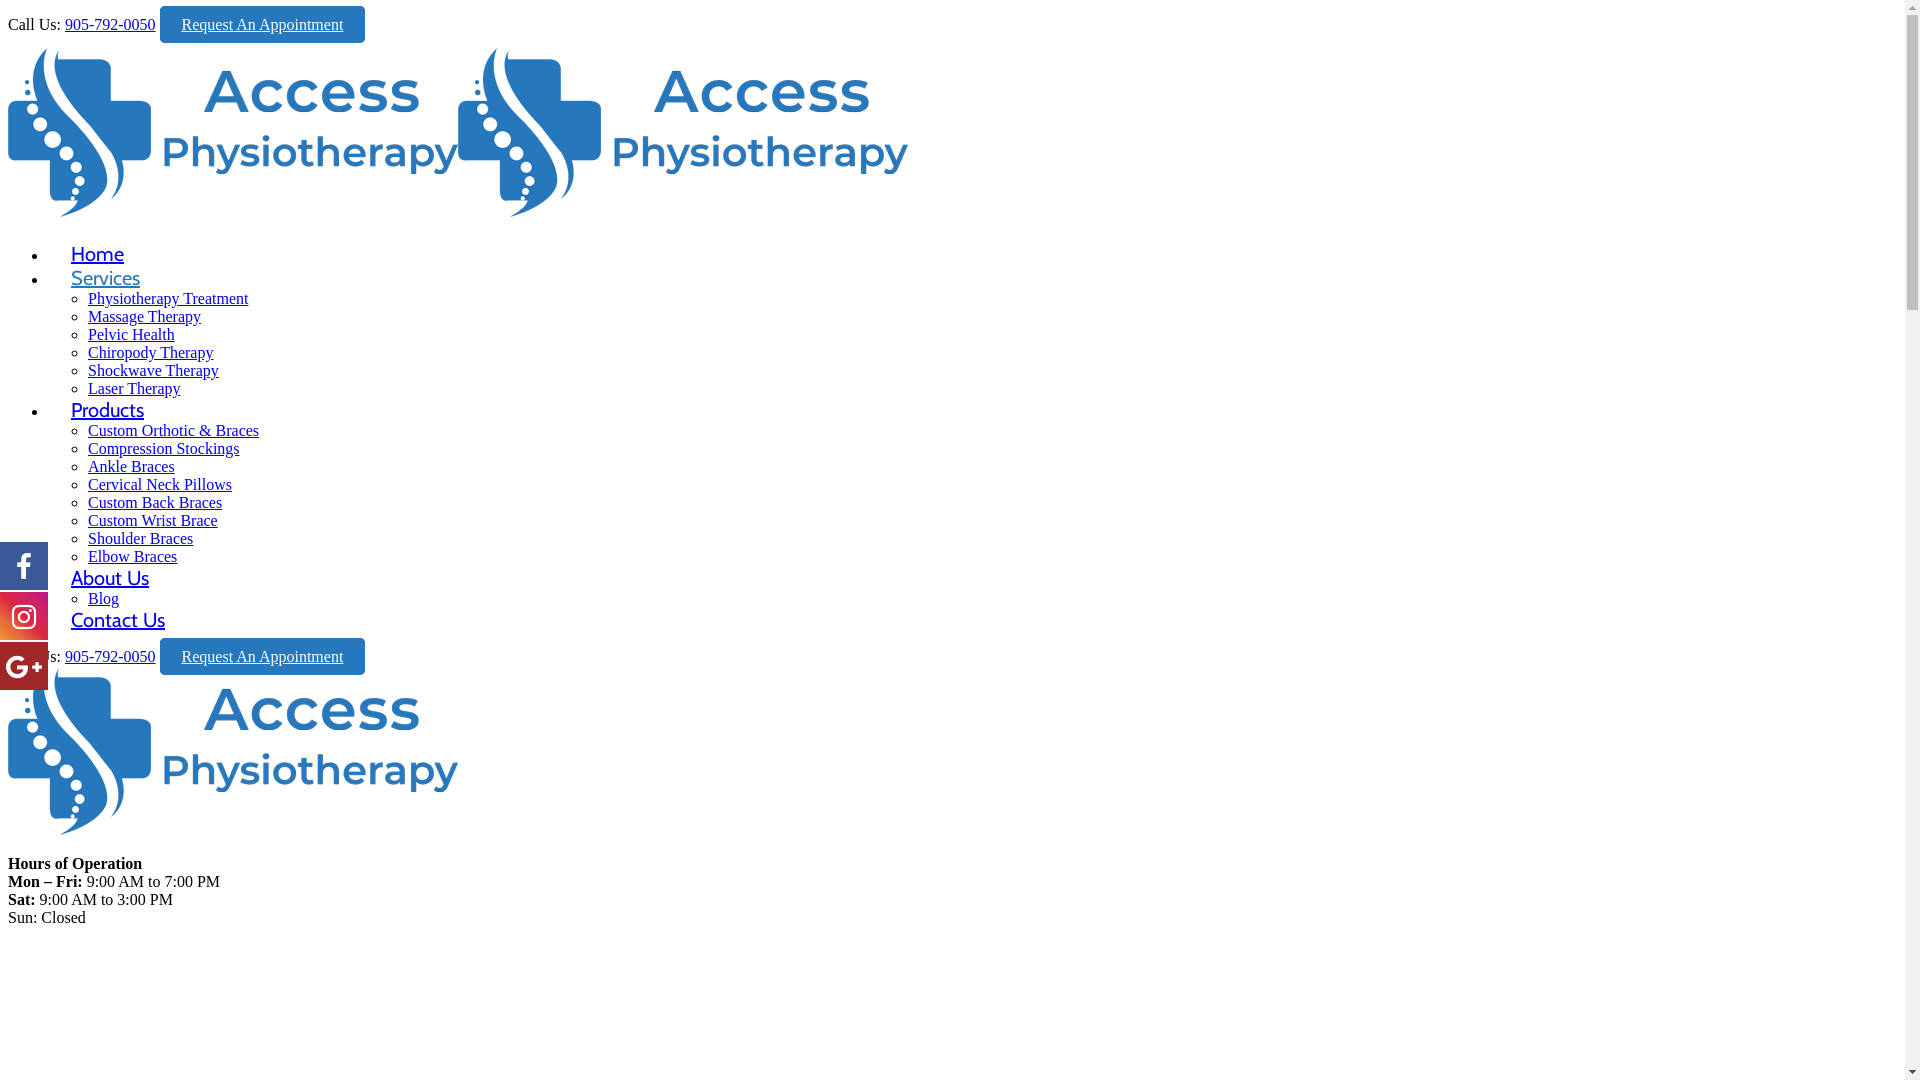 The width and height of the screenshot is (1920, 1080). Describe the element at coordinates (86, 466) in the screenshot. I see `'Ankle Braces'` at that location.